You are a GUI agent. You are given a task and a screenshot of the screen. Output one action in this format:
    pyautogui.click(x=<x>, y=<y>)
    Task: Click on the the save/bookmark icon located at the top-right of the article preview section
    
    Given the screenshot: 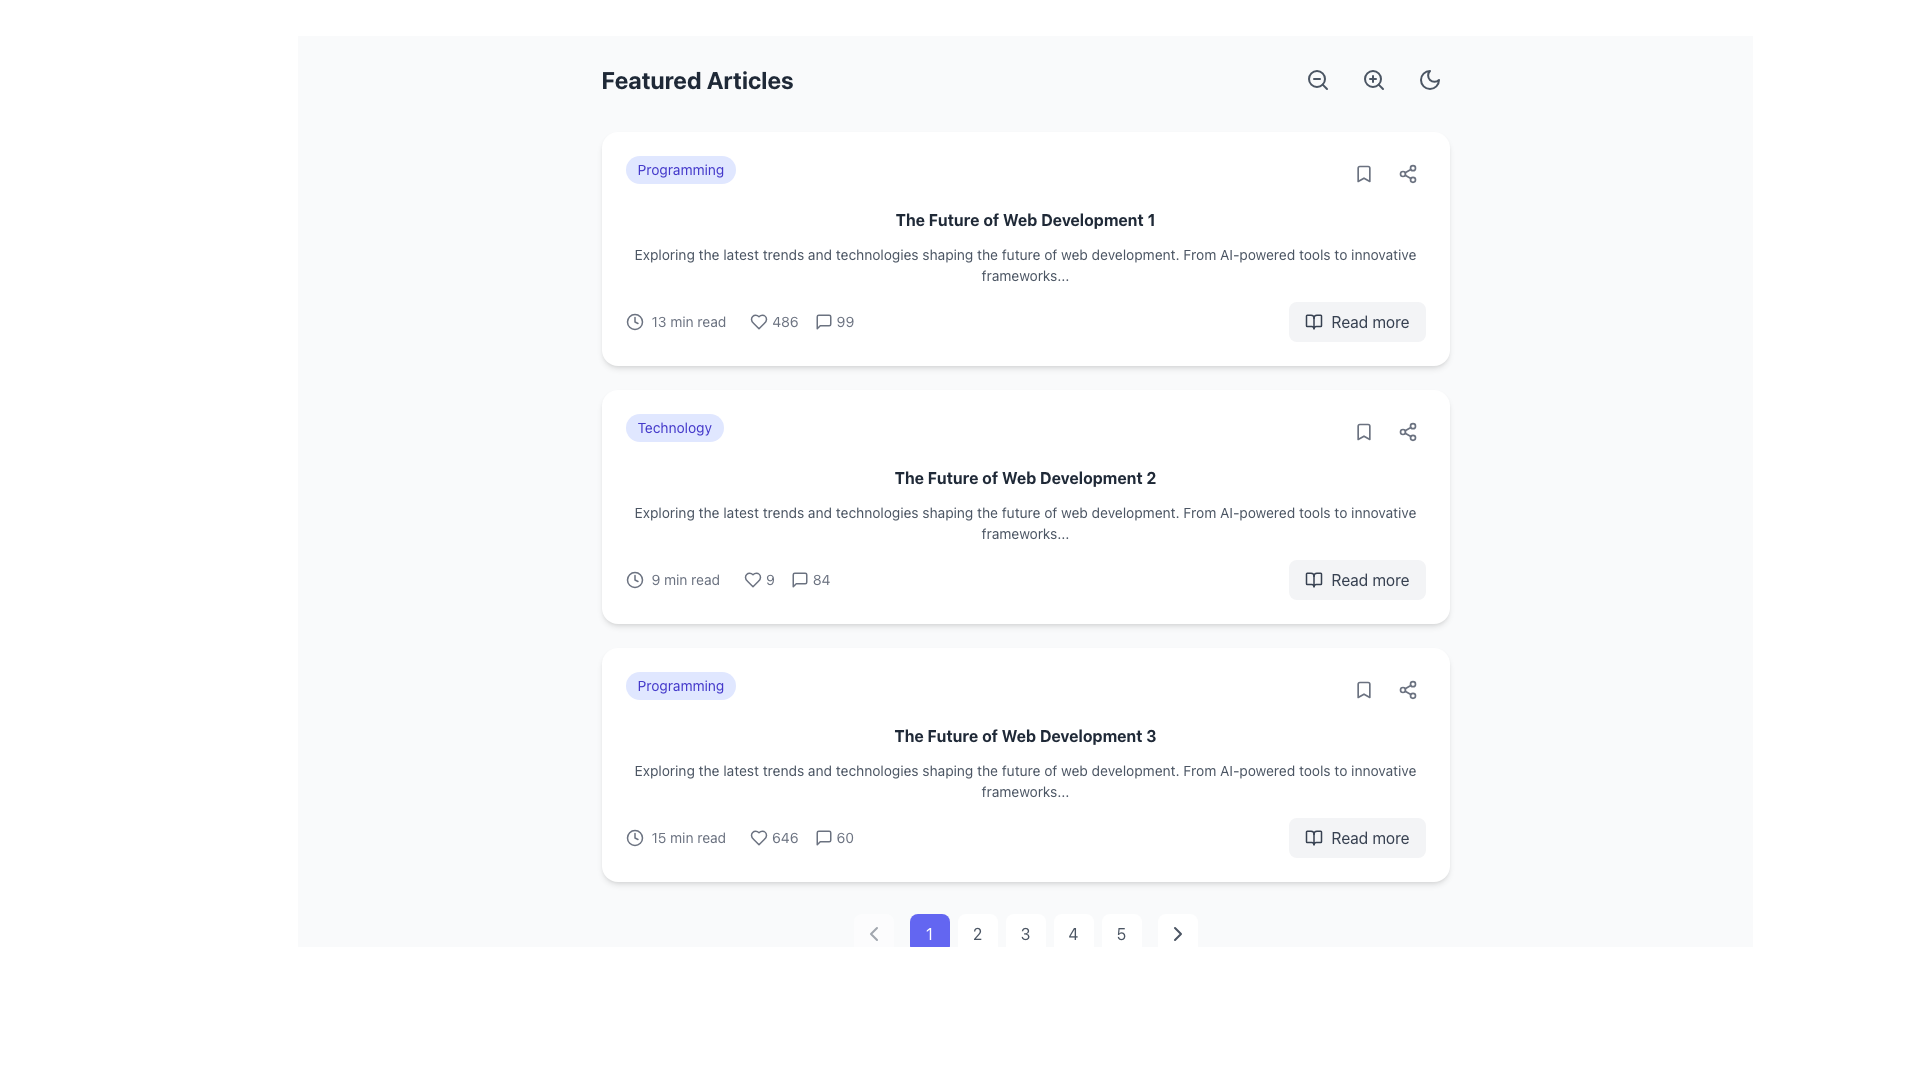 What is the action you would take?
    pyautogui.click(x=1362, y=172)
    